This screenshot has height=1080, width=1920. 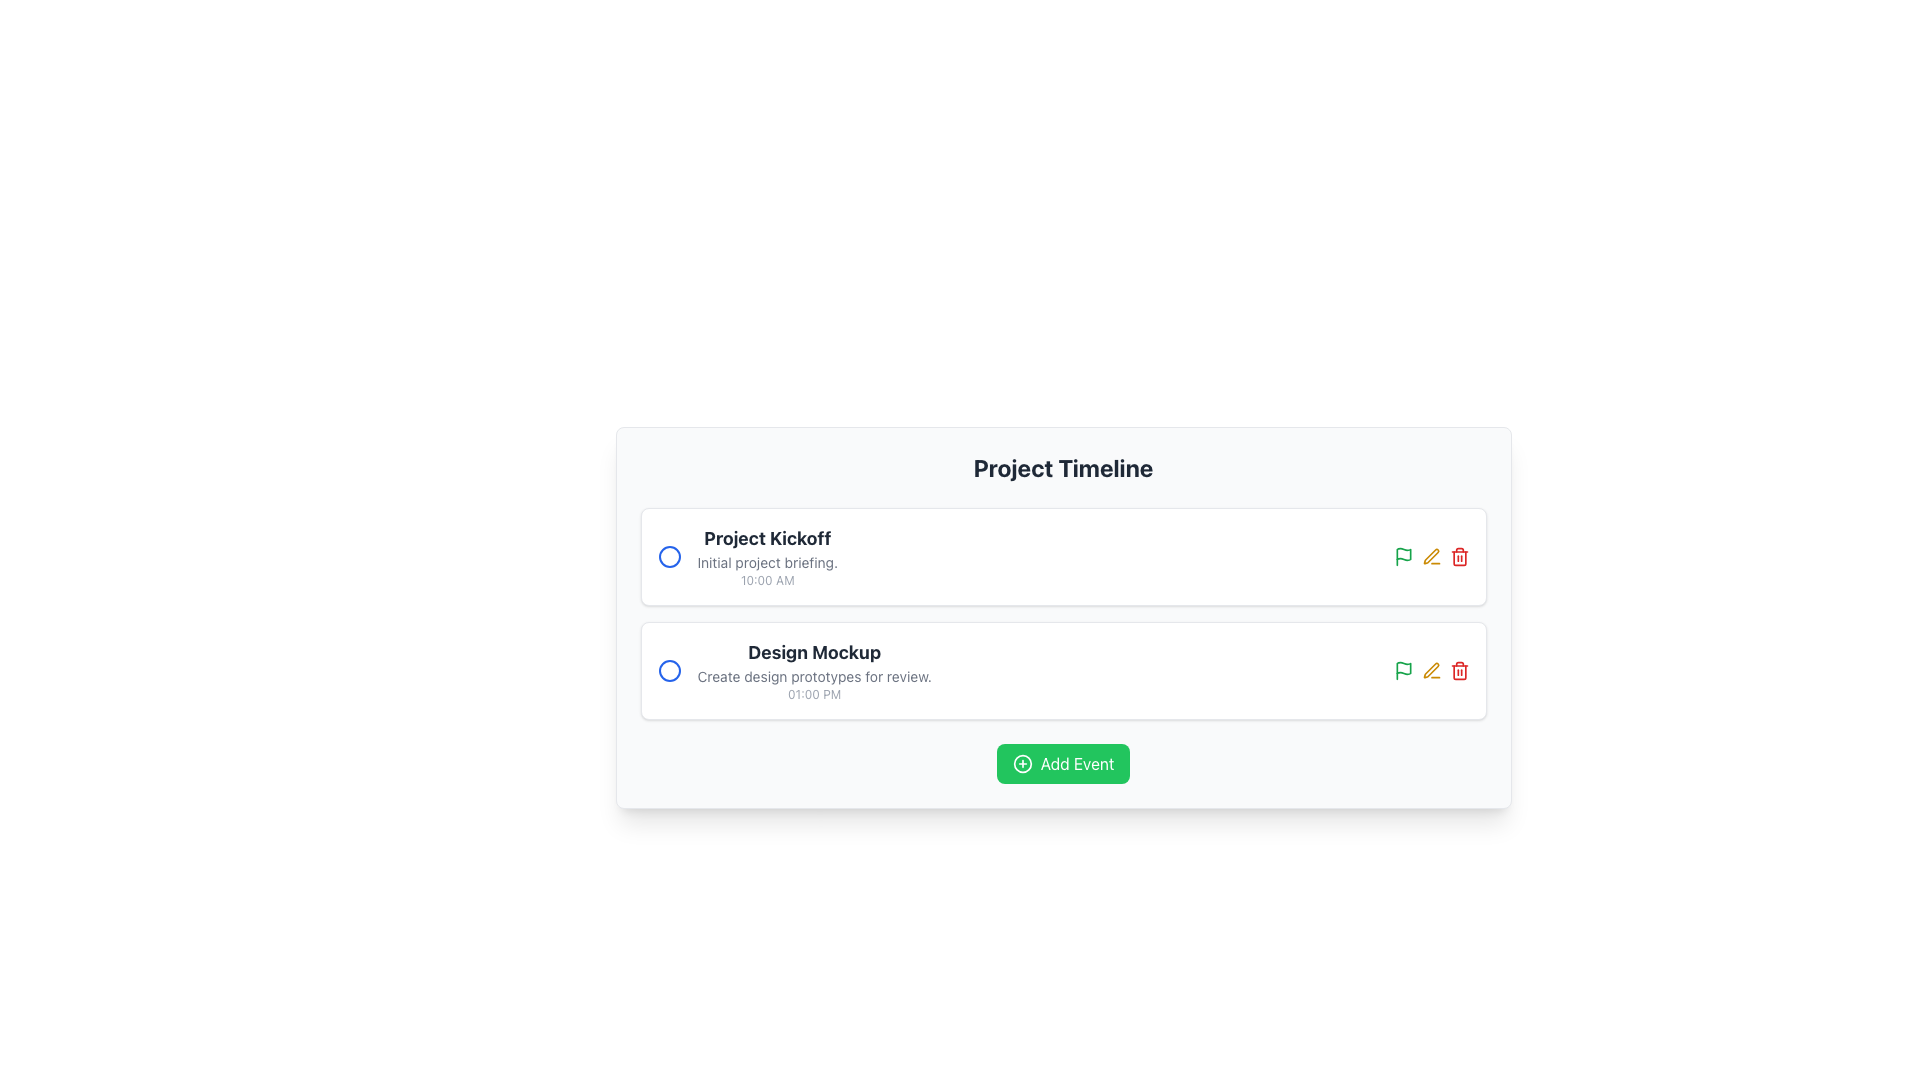 What do you see at coordinates (1062, 612) in the screenshot?
I see `the Grouped List Component within the 'Project Timeline'` at bounding box center [1062, 612].